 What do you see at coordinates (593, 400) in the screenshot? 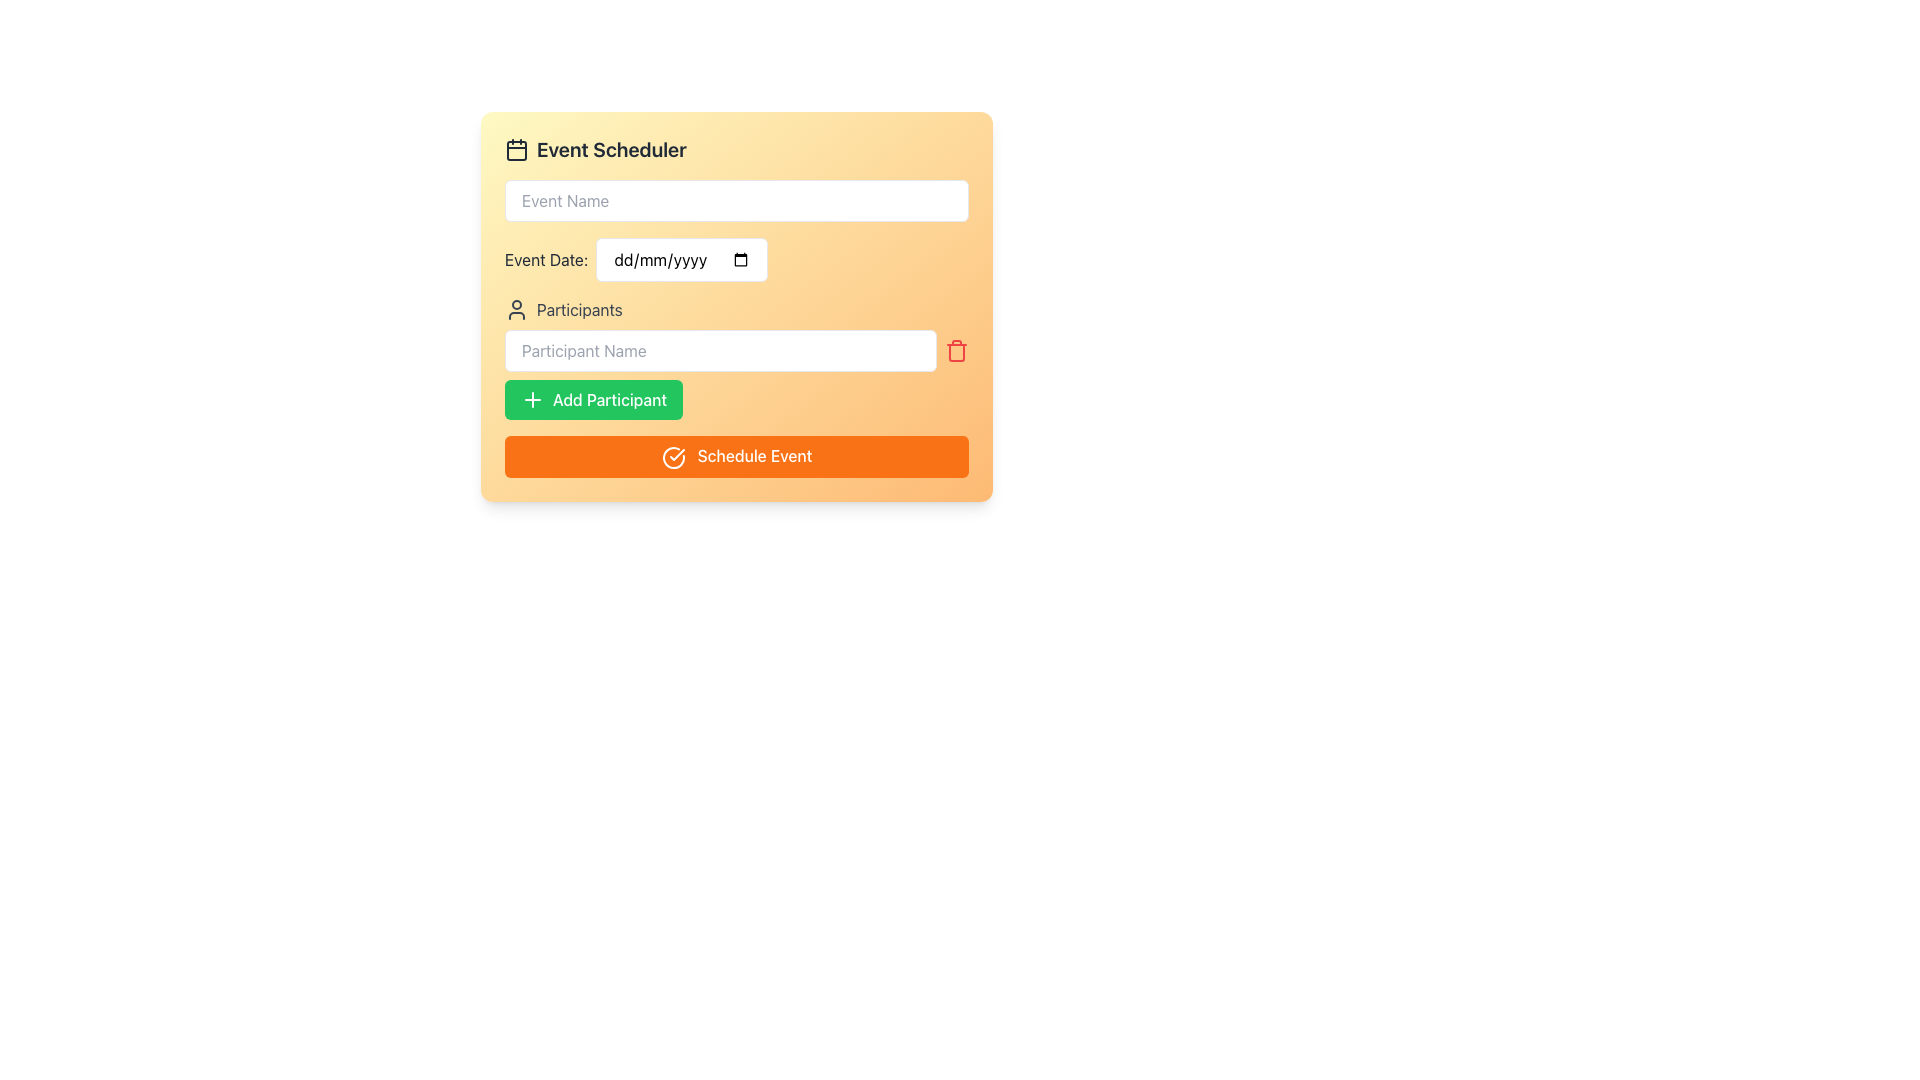
I see `keyboard navigation` at bounding box center [593, 400].